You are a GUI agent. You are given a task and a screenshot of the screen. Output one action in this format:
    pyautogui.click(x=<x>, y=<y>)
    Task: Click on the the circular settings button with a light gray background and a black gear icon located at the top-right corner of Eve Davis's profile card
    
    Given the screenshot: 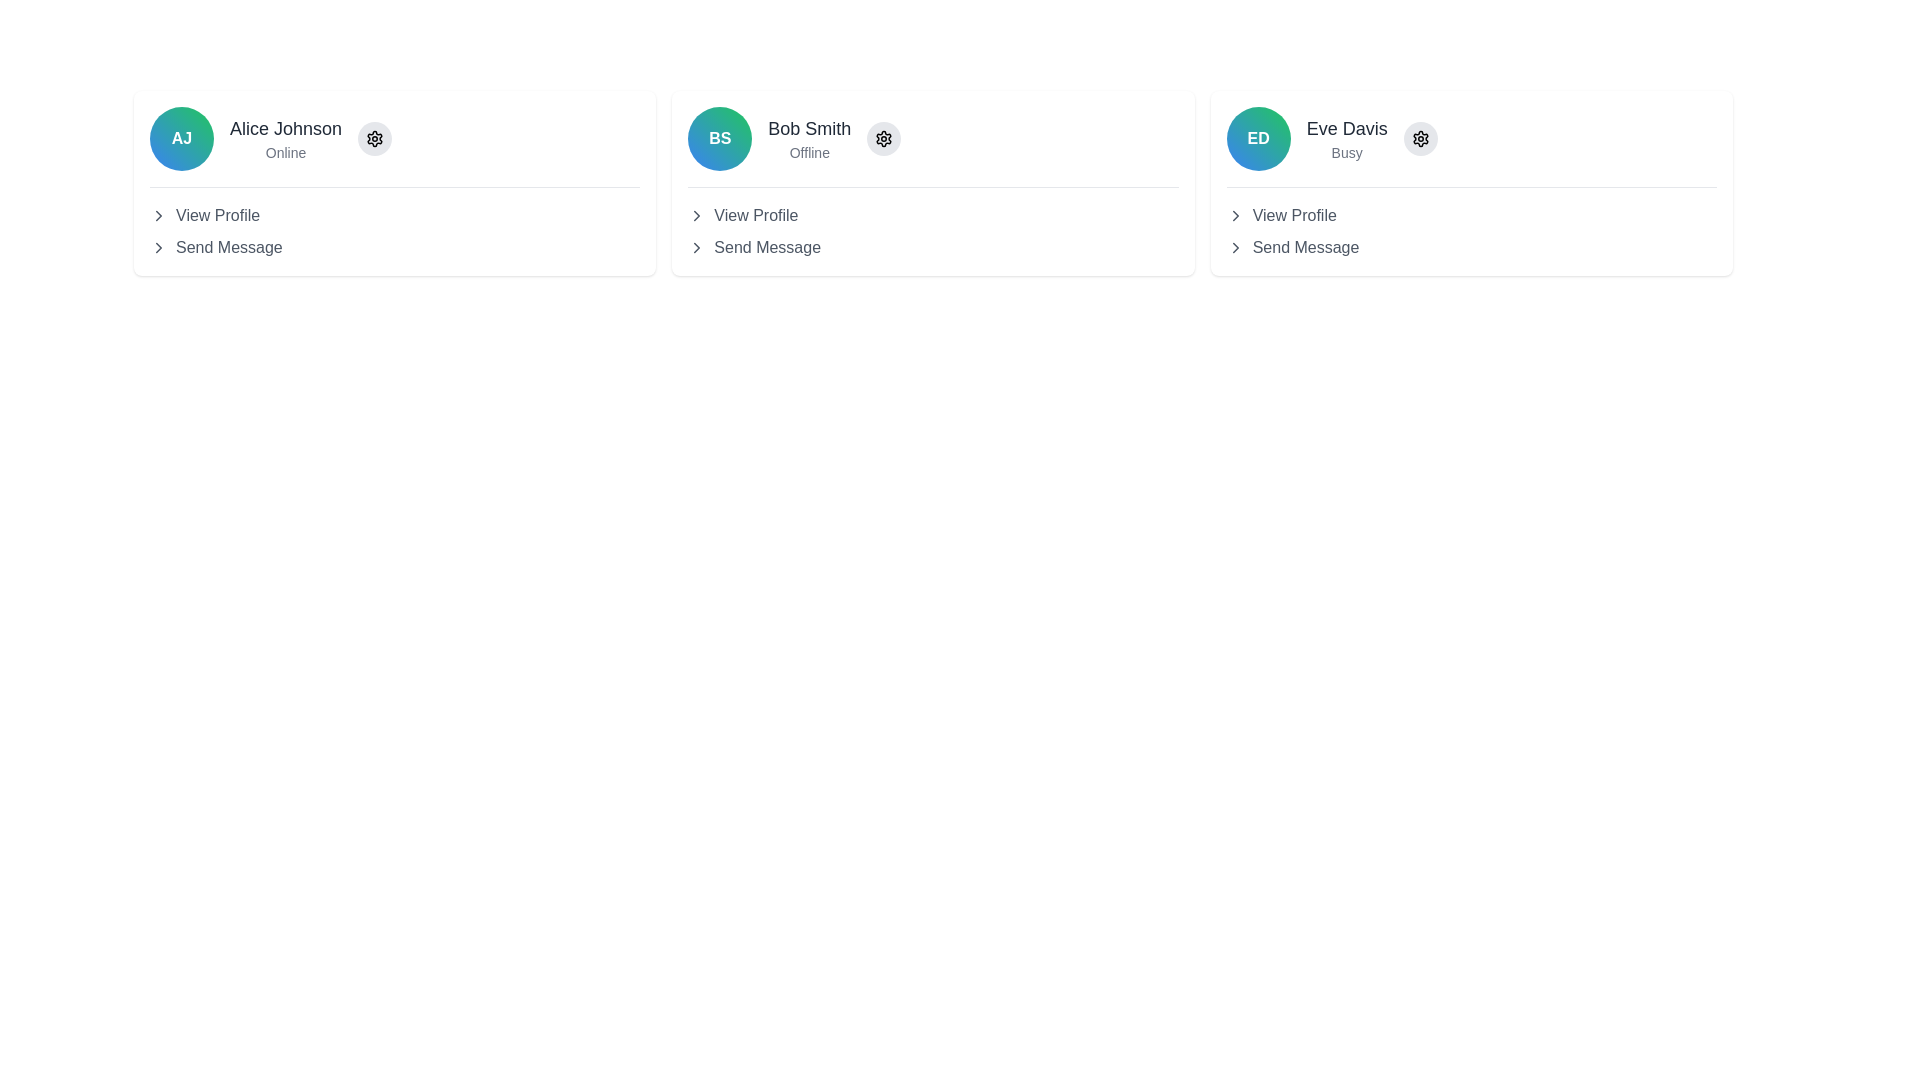 What is the action you would take?
    pyautogui.click(x=1419, y=137)
    